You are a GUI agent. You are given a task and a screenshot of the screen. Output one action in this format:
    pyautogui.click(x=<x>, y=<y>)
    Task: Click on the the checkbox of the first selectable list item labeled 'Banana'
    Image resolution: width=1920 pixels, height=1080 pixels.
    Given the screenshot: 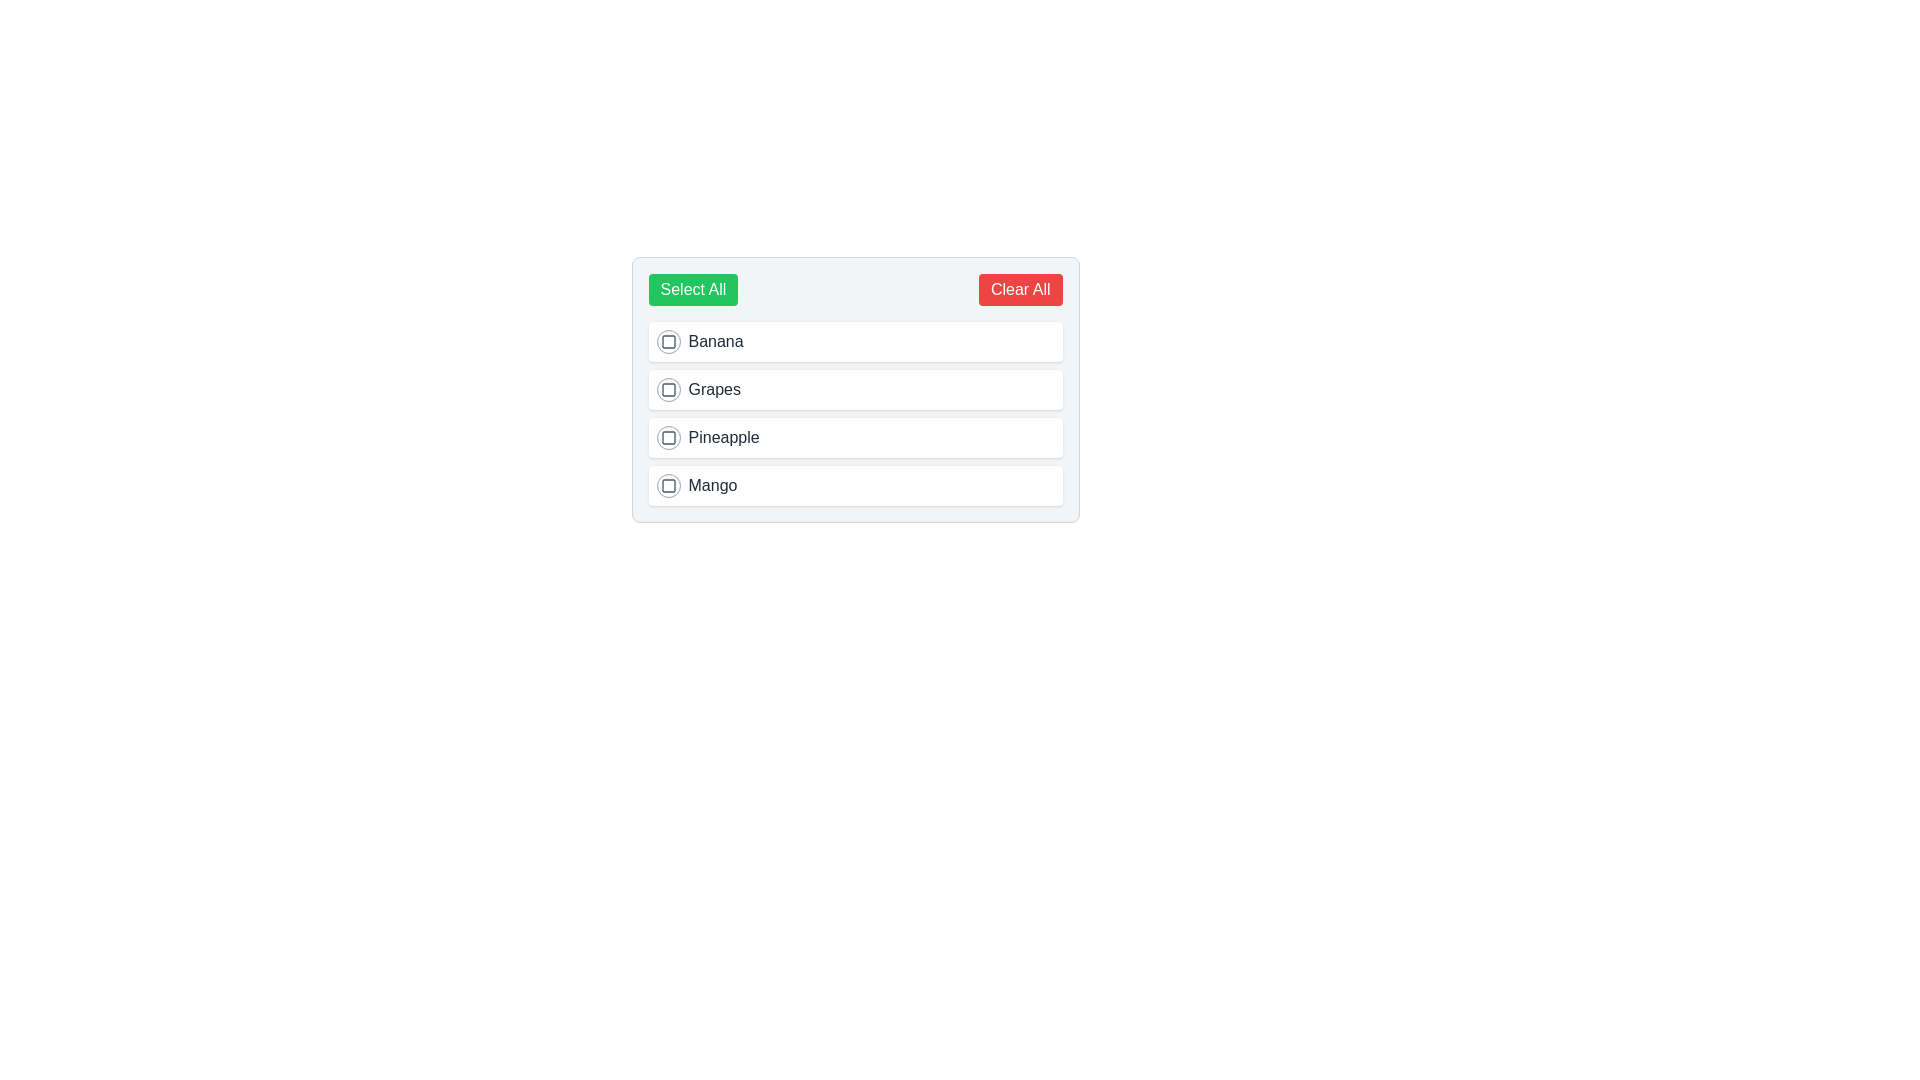 What is the action you would take?
    pyautogui.click(x=855, y=341)
    